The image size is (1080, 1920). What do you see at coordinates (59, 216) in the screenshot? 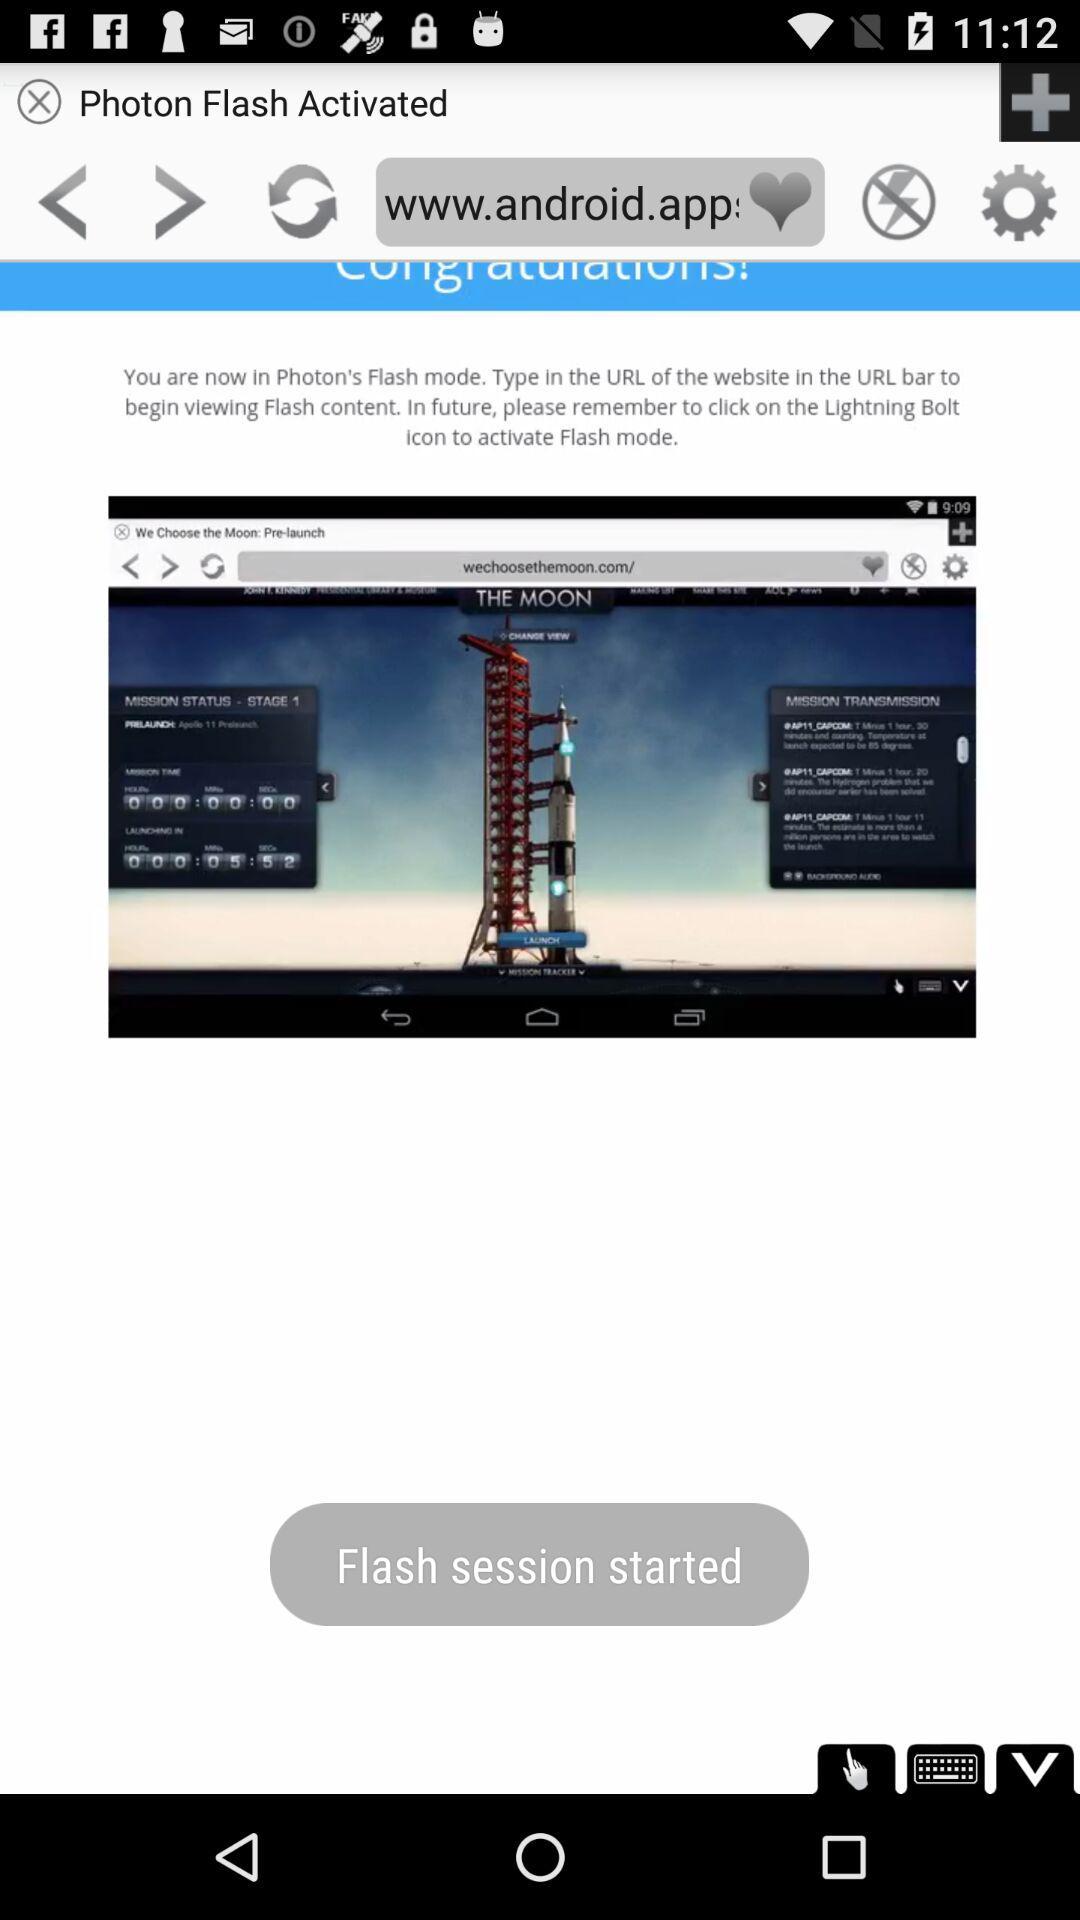
I see `the arrow_backward icon` at bounding box center [59, 216].